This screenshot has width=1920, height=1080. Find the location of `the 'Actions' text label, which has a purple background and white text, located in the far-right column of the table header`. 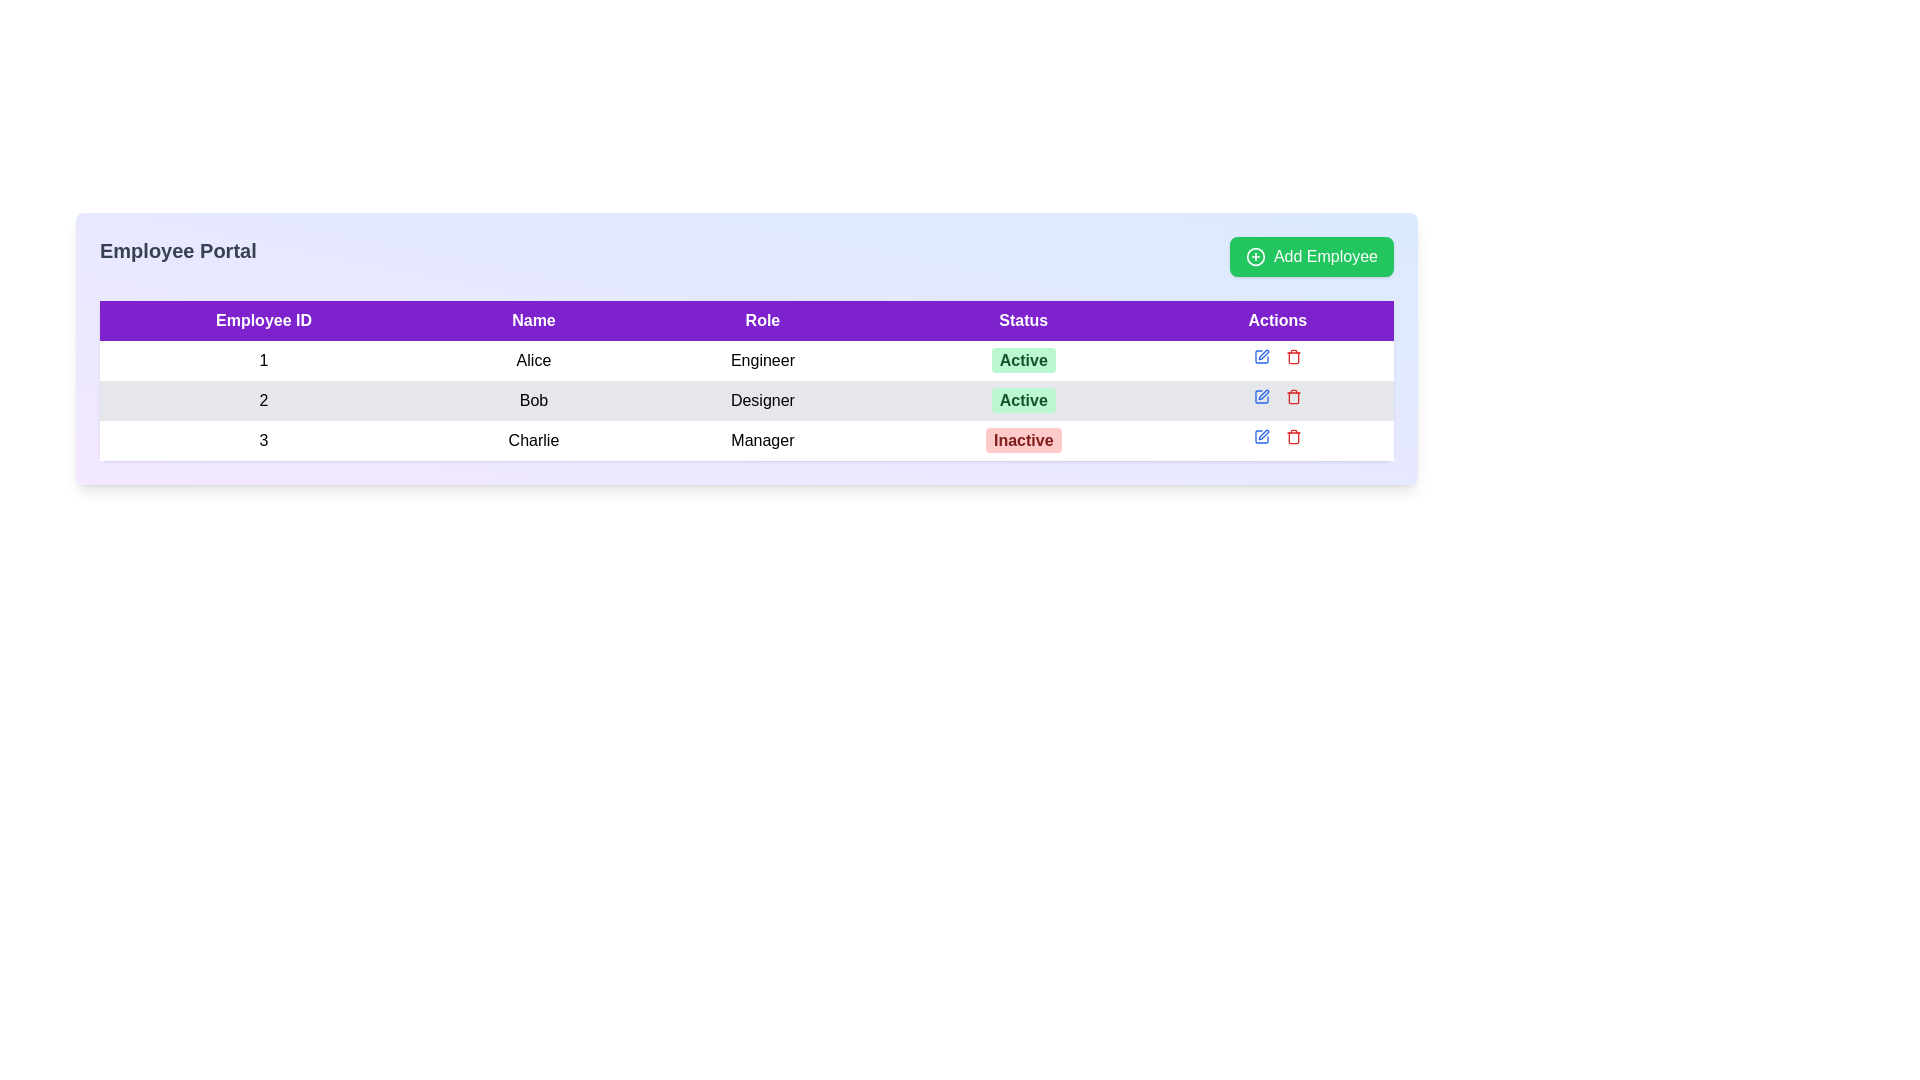

the 'Actions' text label, which has a purple background and white text, located in the far-right column of the table header is located at coordinates (1276, 319).